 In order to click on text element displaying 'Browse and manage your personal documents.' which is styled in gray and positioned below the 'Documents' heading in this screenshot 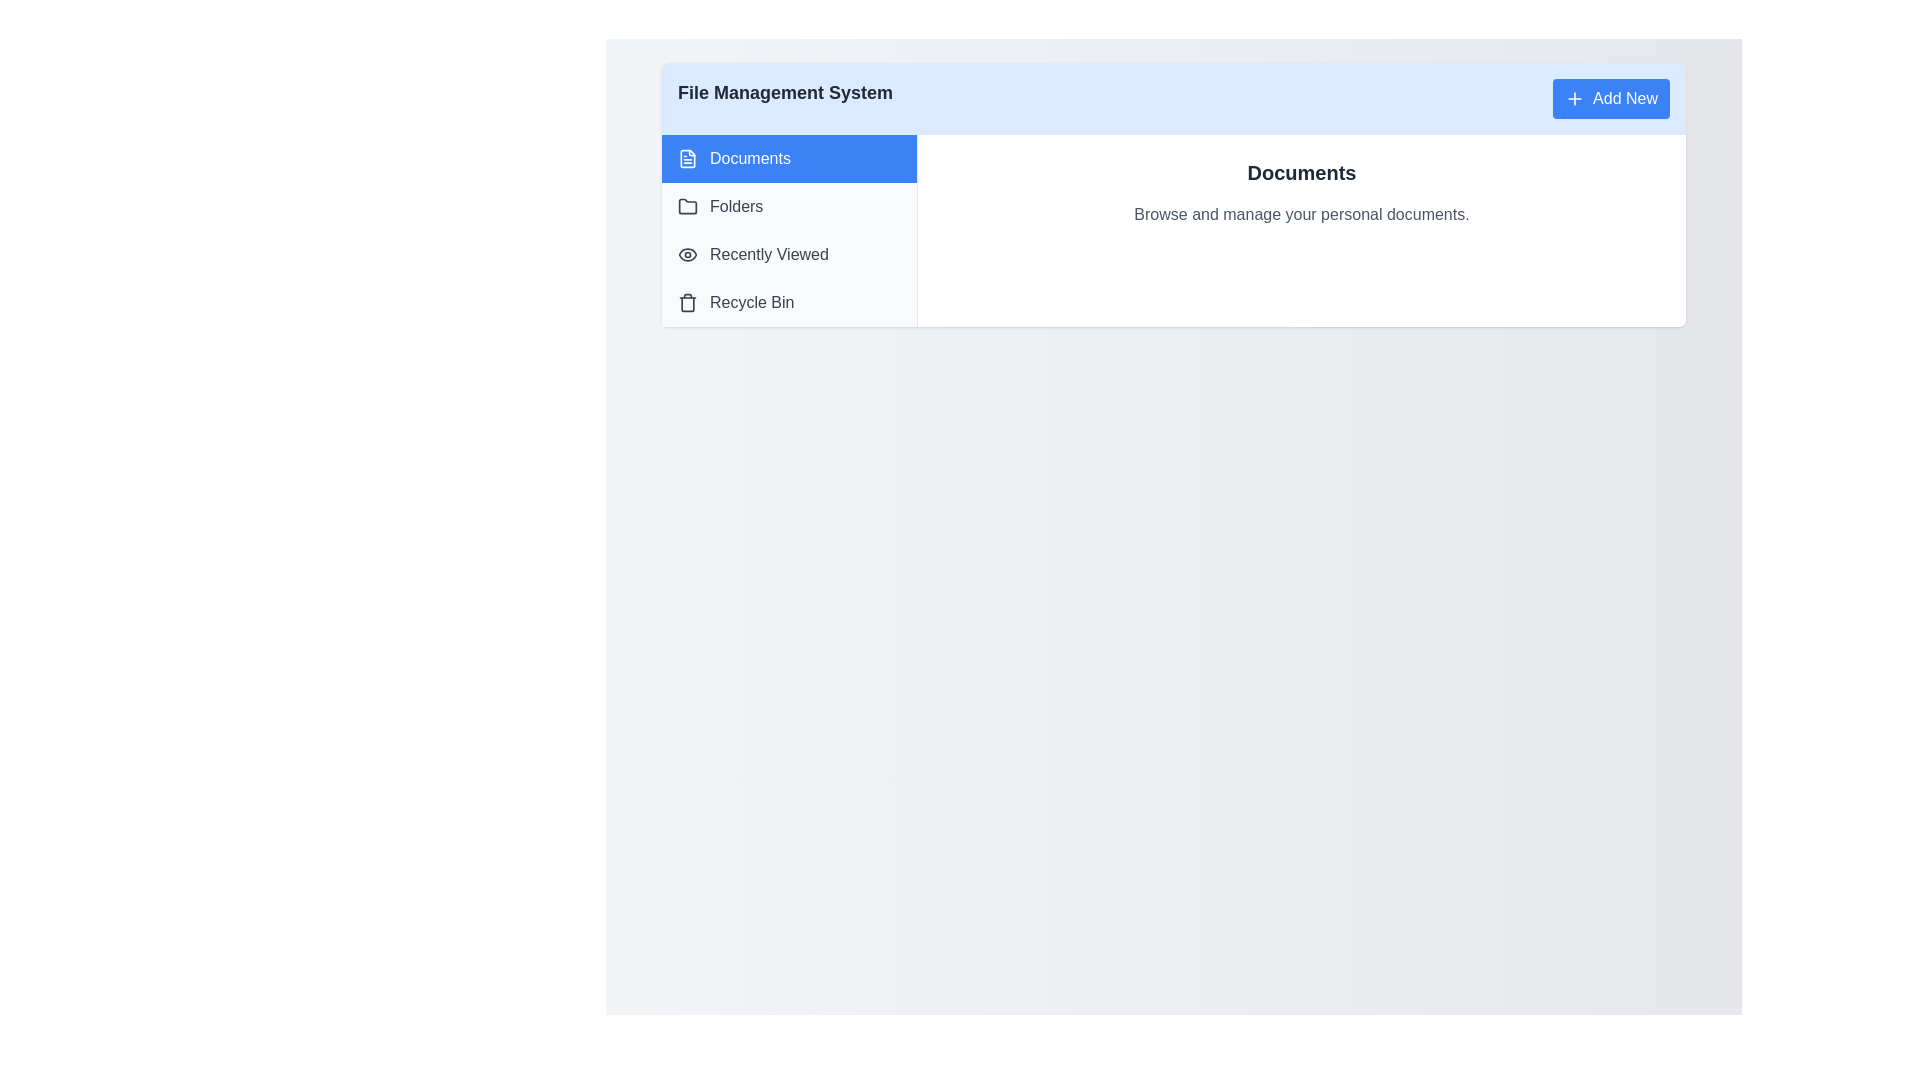, I will do `click(1301, 215)`.